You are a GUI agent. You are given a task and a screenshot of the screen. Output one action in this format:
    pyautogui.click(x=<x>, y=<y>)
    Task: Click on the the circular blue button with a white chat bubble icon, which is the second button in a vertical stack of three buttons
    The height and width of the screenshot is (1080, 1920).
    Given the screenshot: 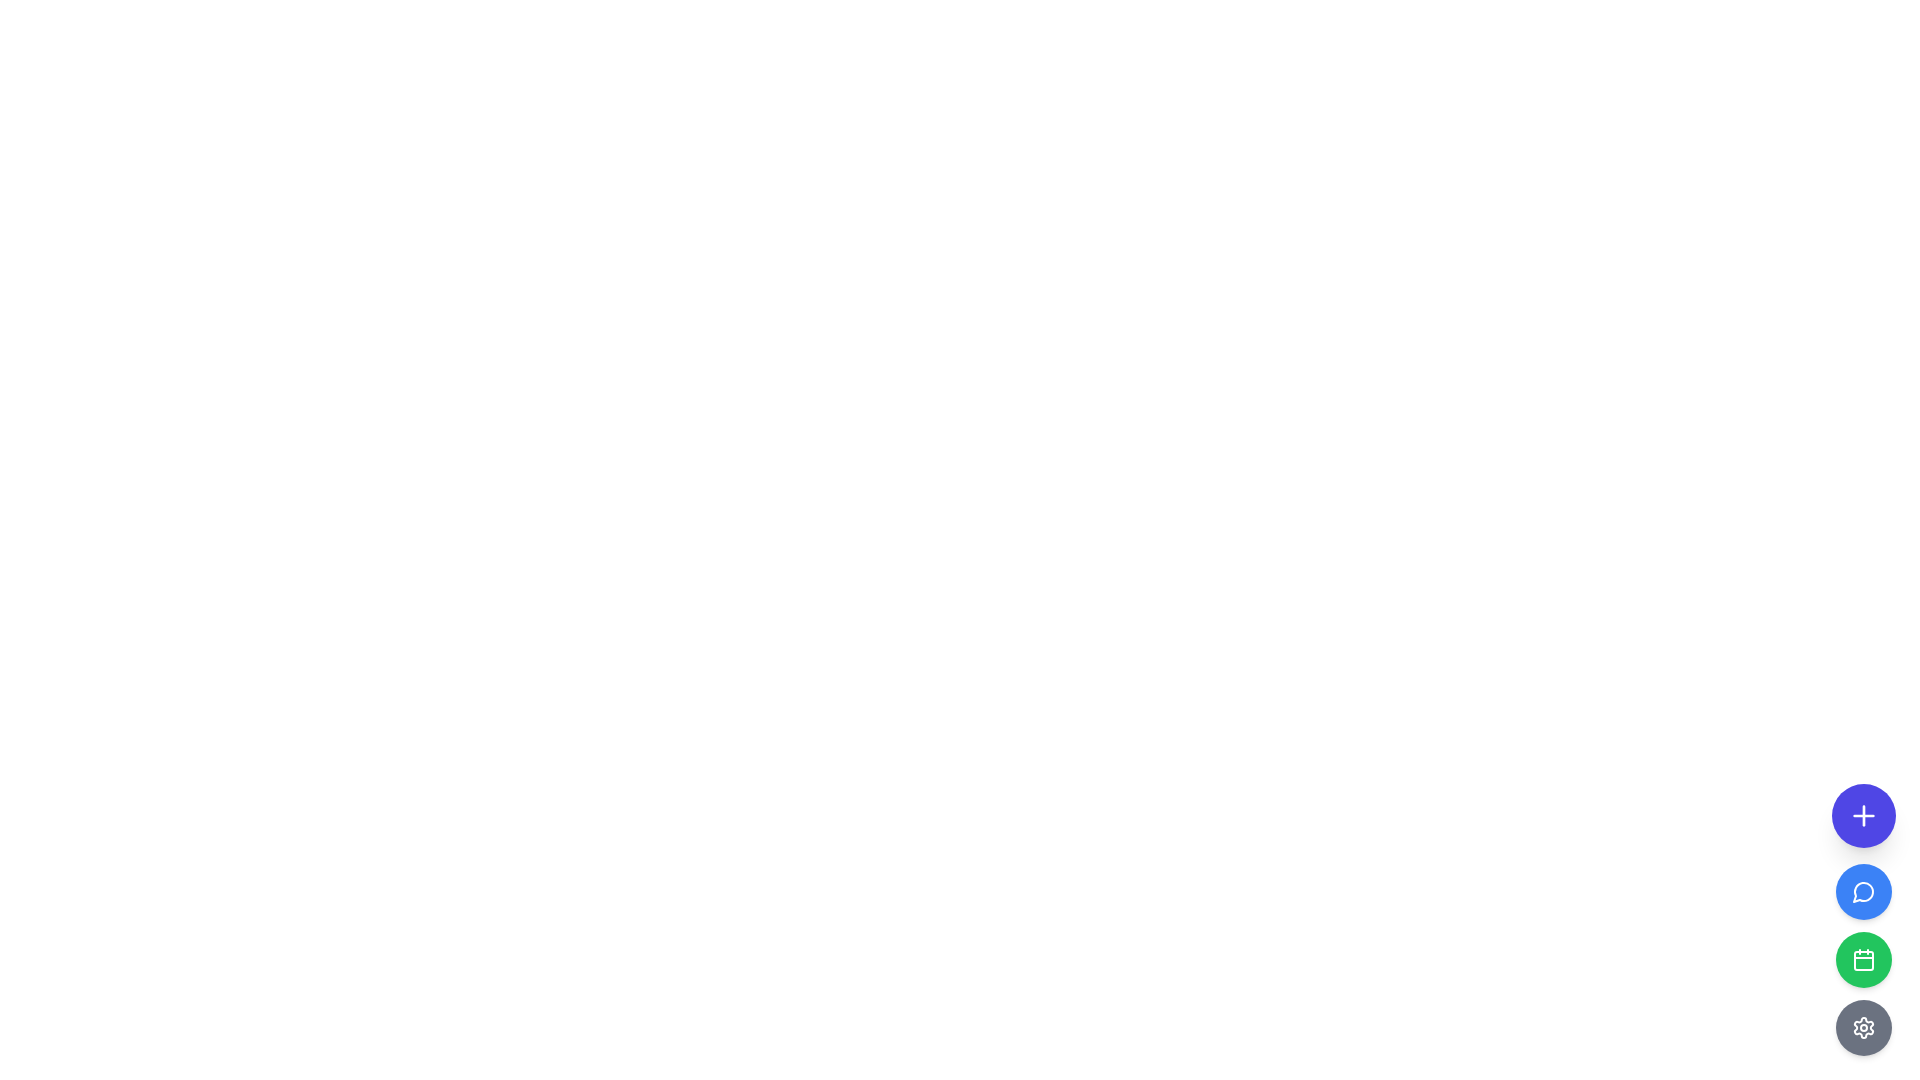 What is the action you would take?
    pyautogui.click(x=1862, y=890)
    